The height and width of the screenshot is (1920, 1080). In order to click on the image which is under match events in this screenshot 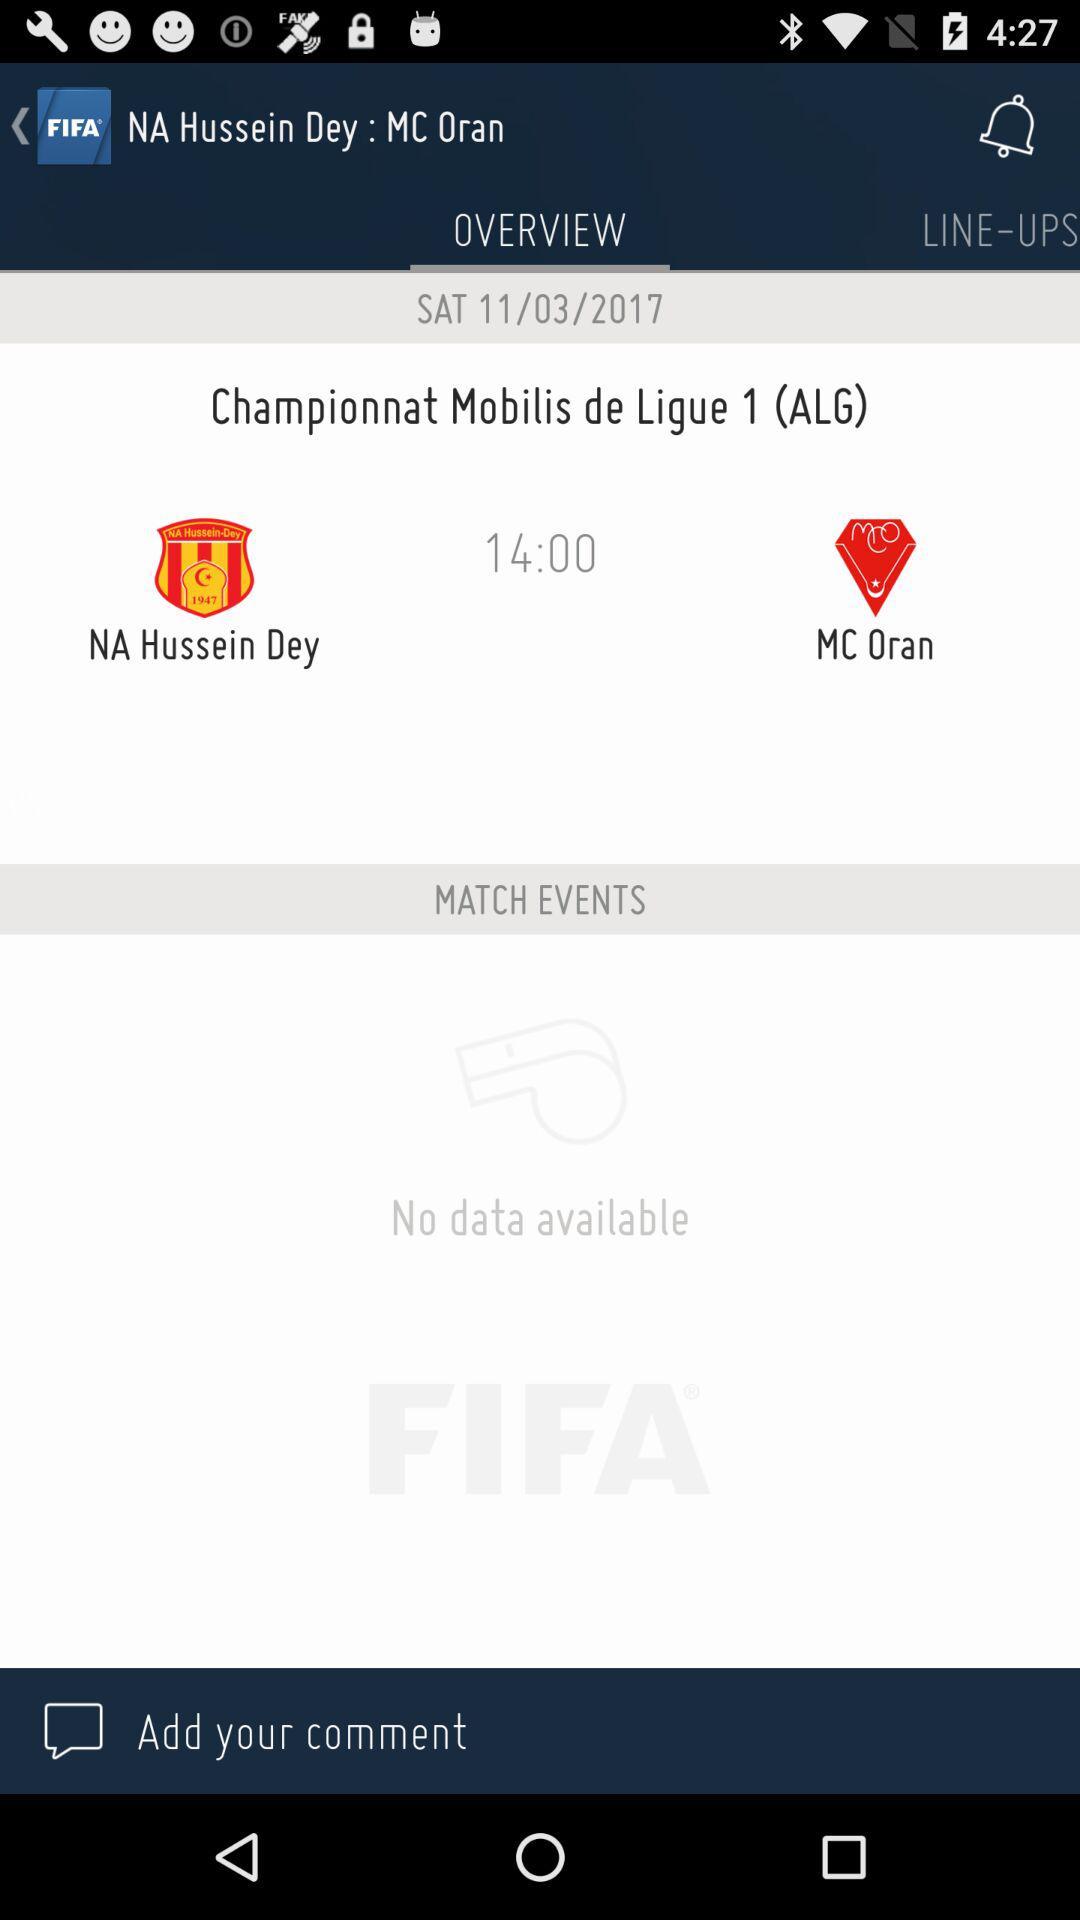, I will do `click(540, 1080)`.